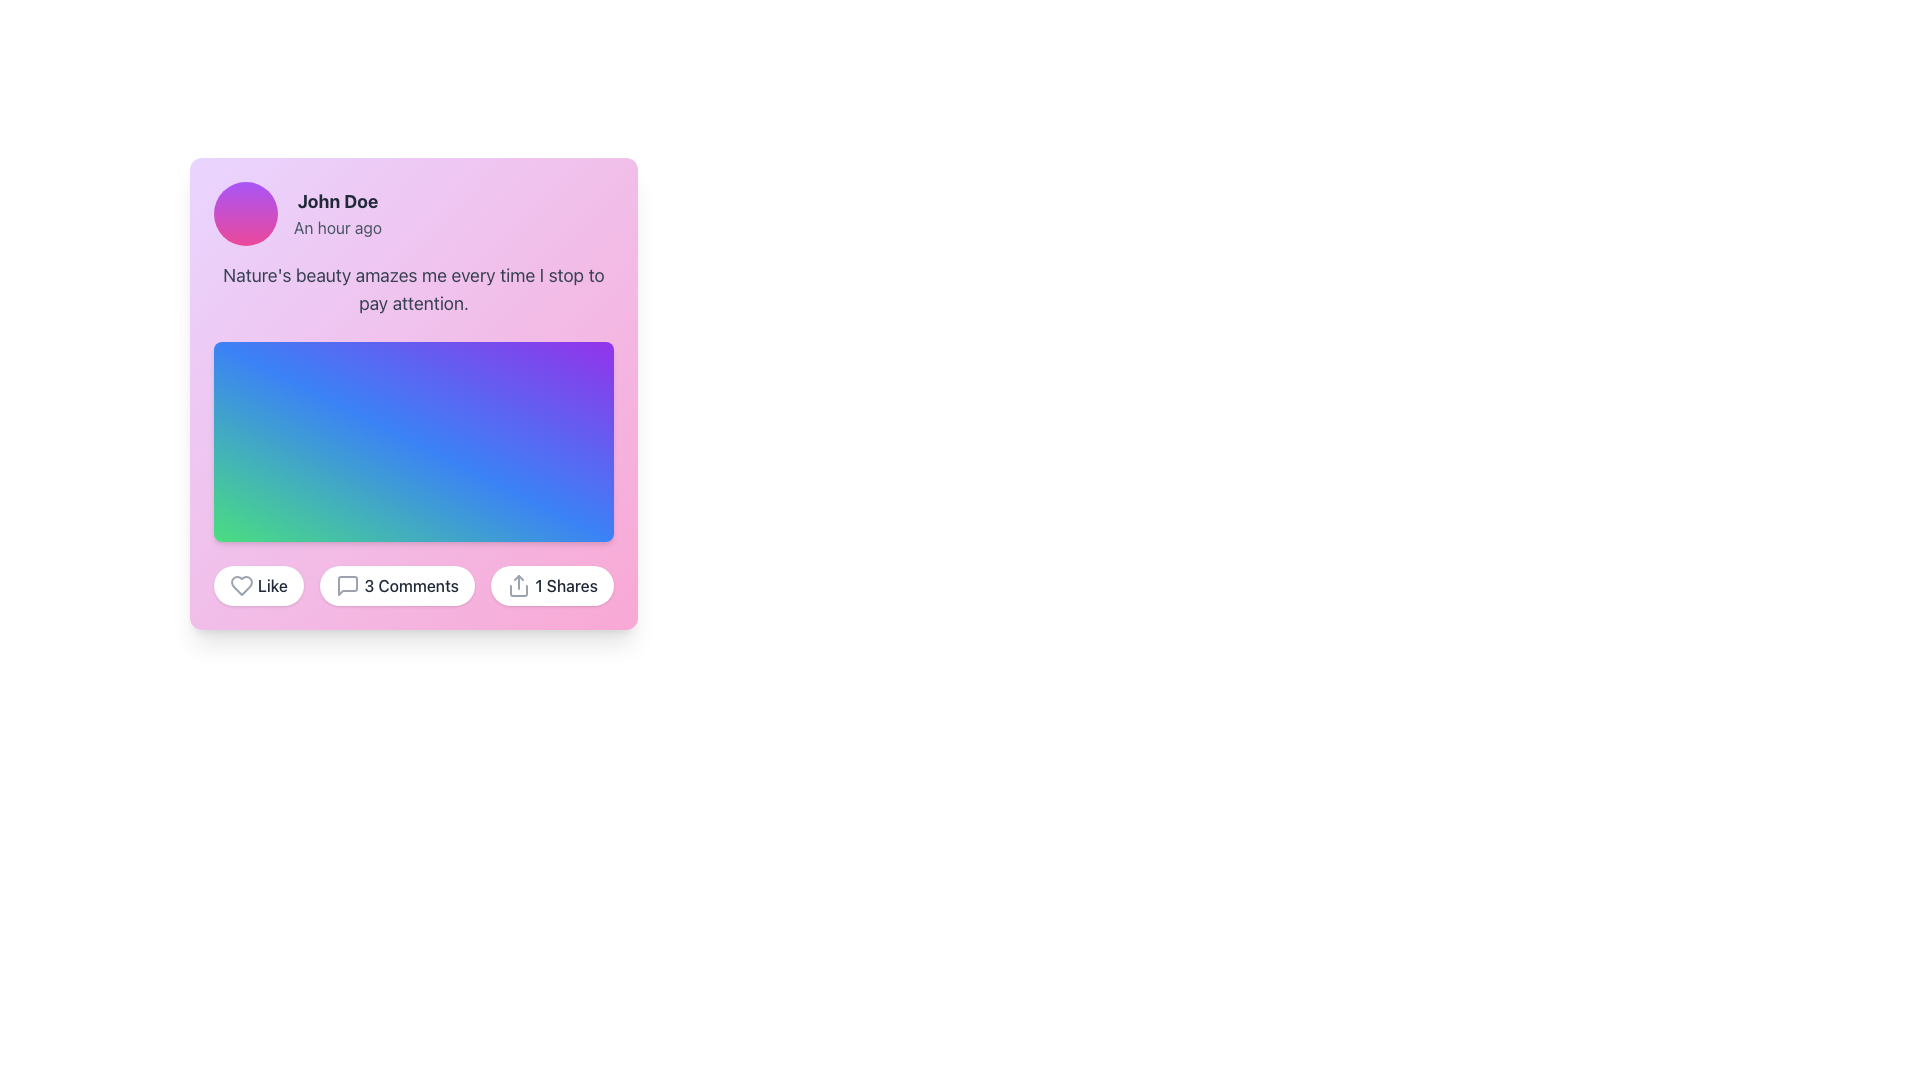 This screenshot has height=1080, width=1920. Describe the element at coordinates (412, 213) in the screenshot. I see `the User Info Panel located at the top of the card component, which displays the user's profile and posting time` at that location.